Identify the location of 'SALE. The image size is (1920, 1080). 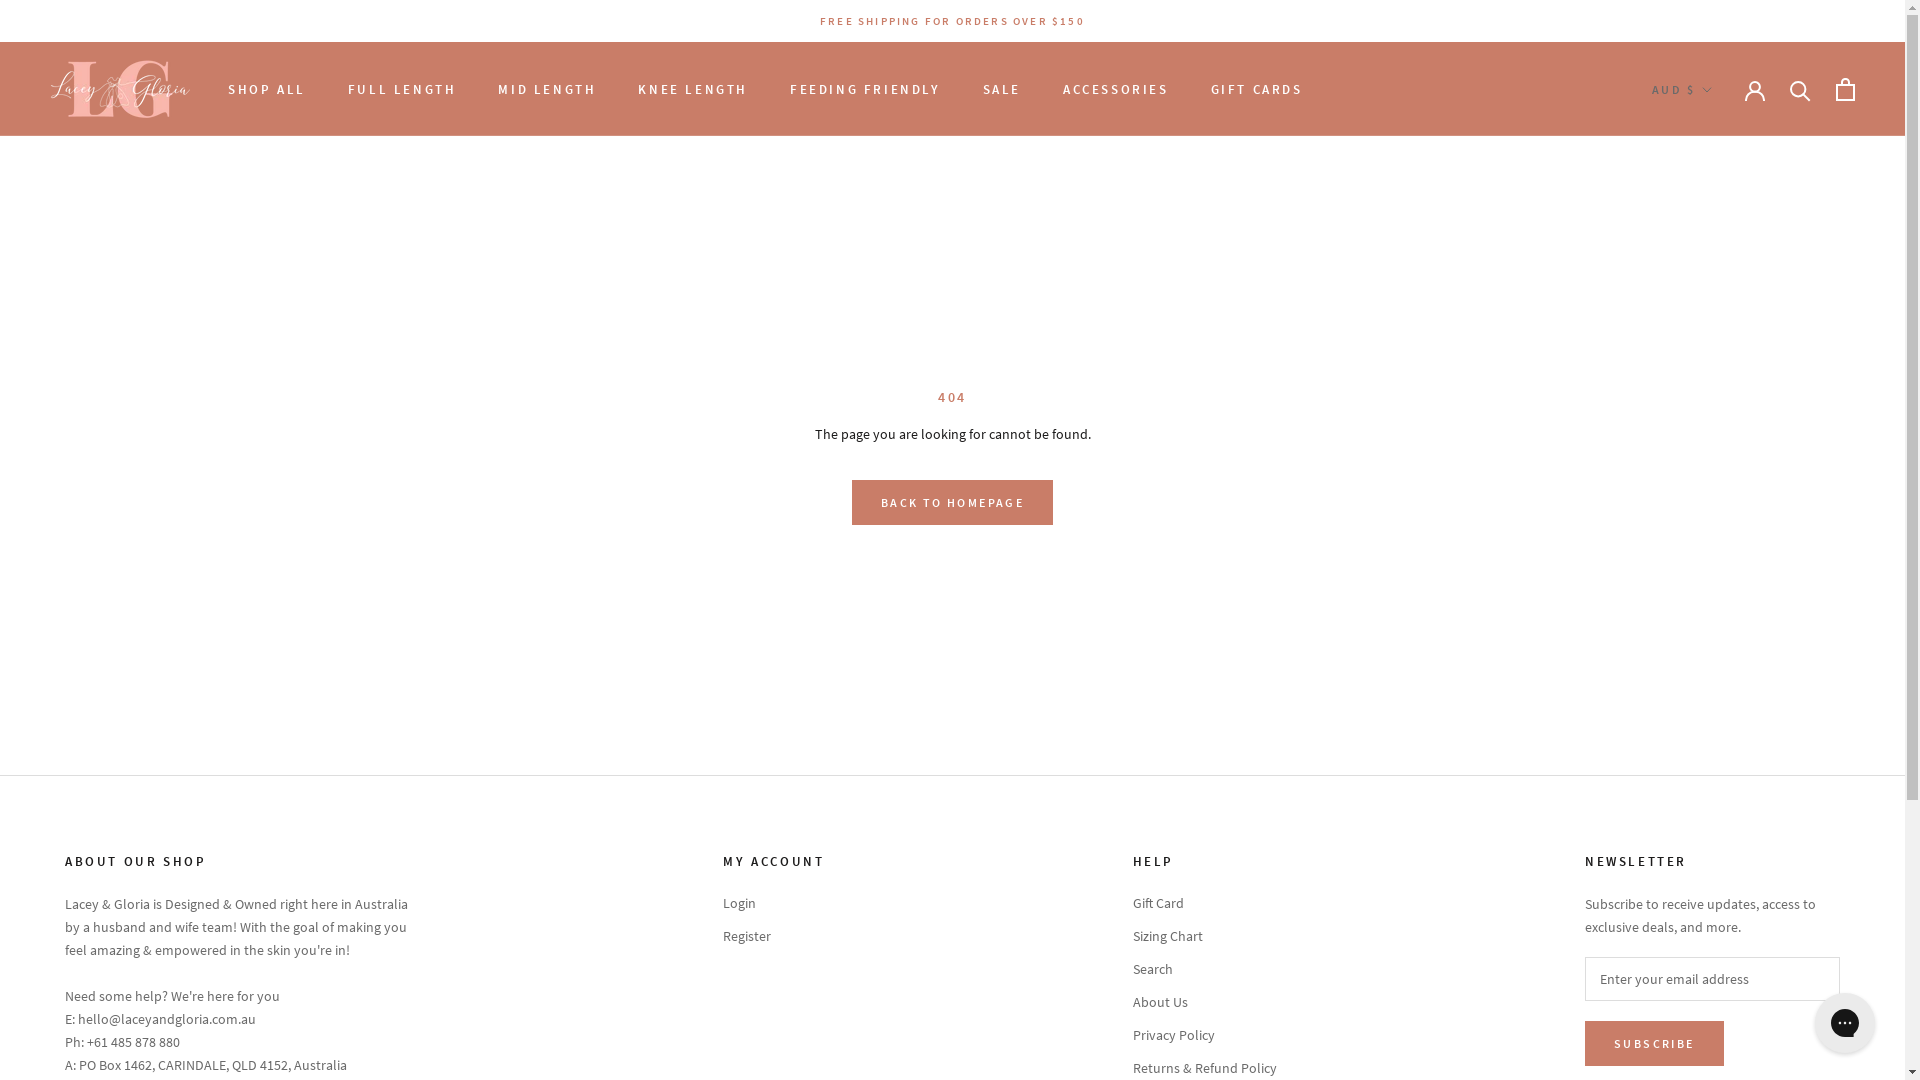
(1002, 88).